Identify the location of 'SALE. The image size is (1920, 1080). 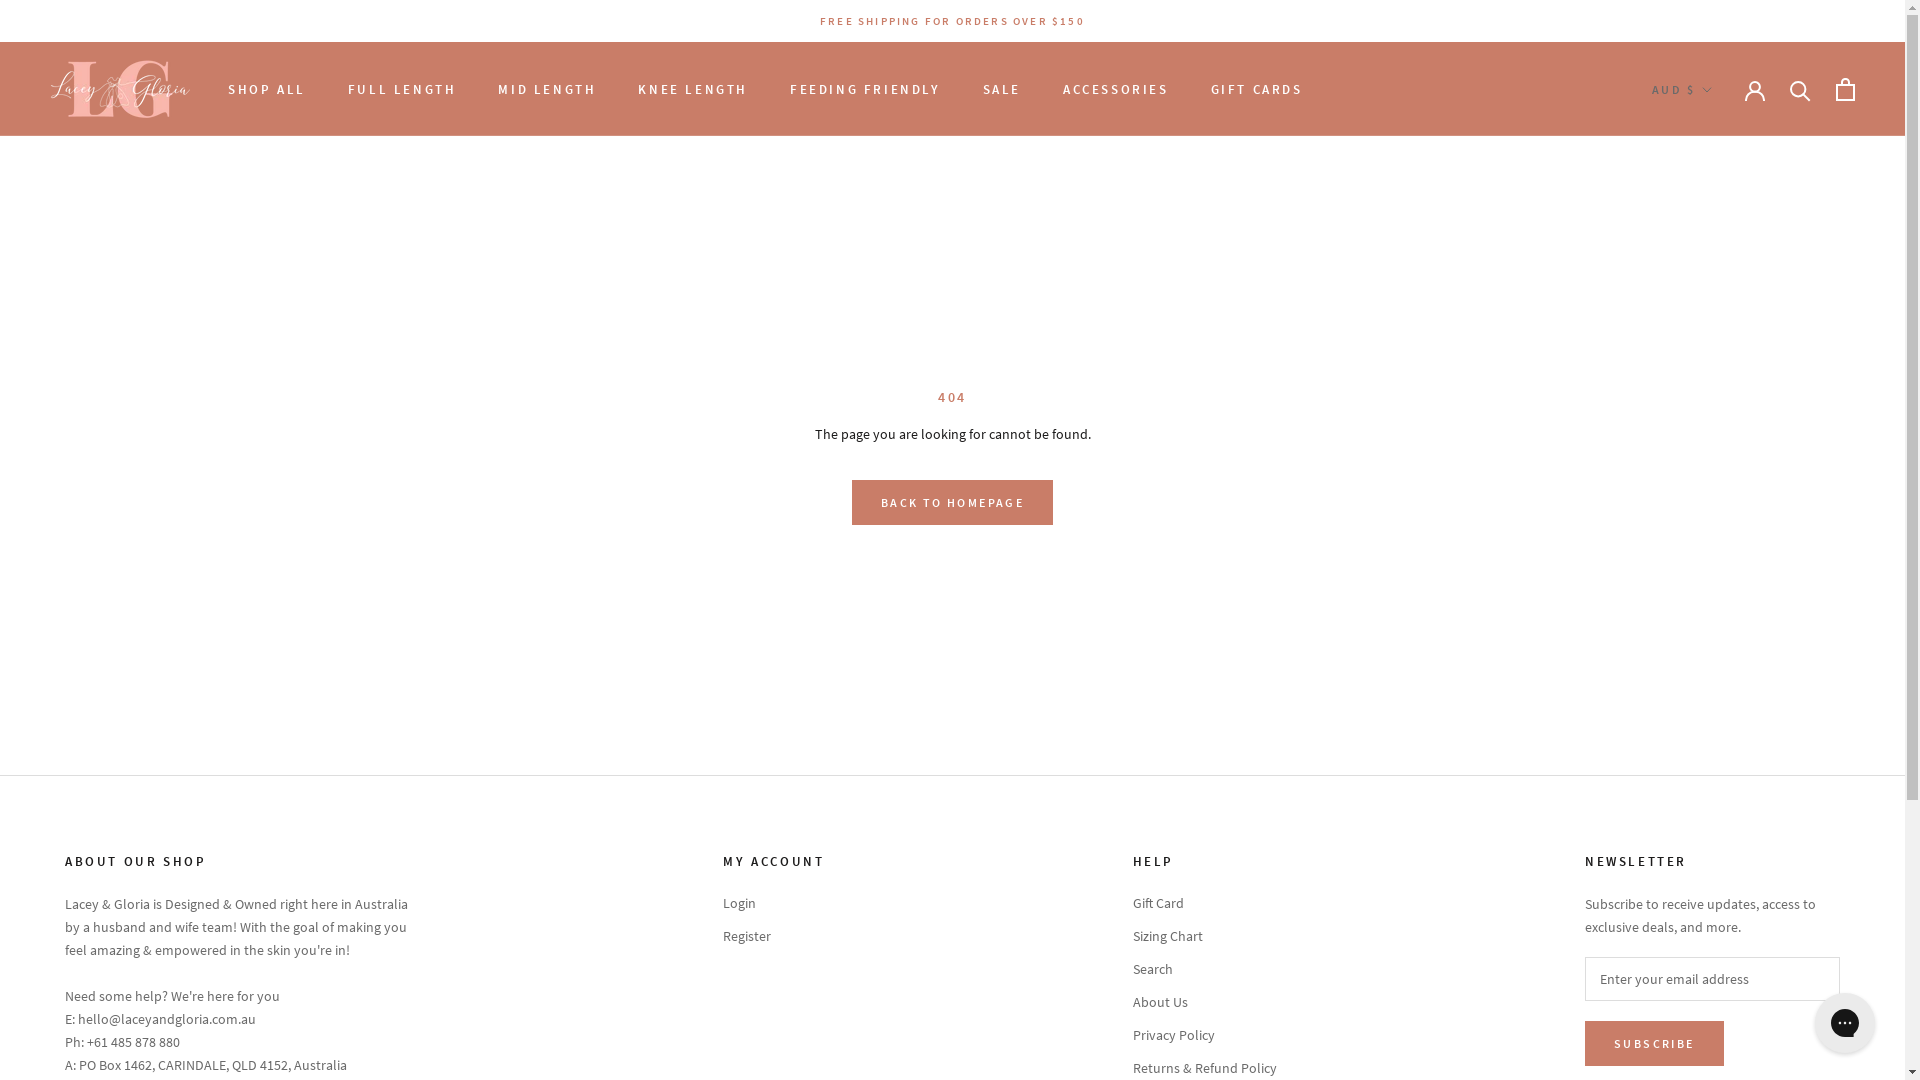
(1002, 88).